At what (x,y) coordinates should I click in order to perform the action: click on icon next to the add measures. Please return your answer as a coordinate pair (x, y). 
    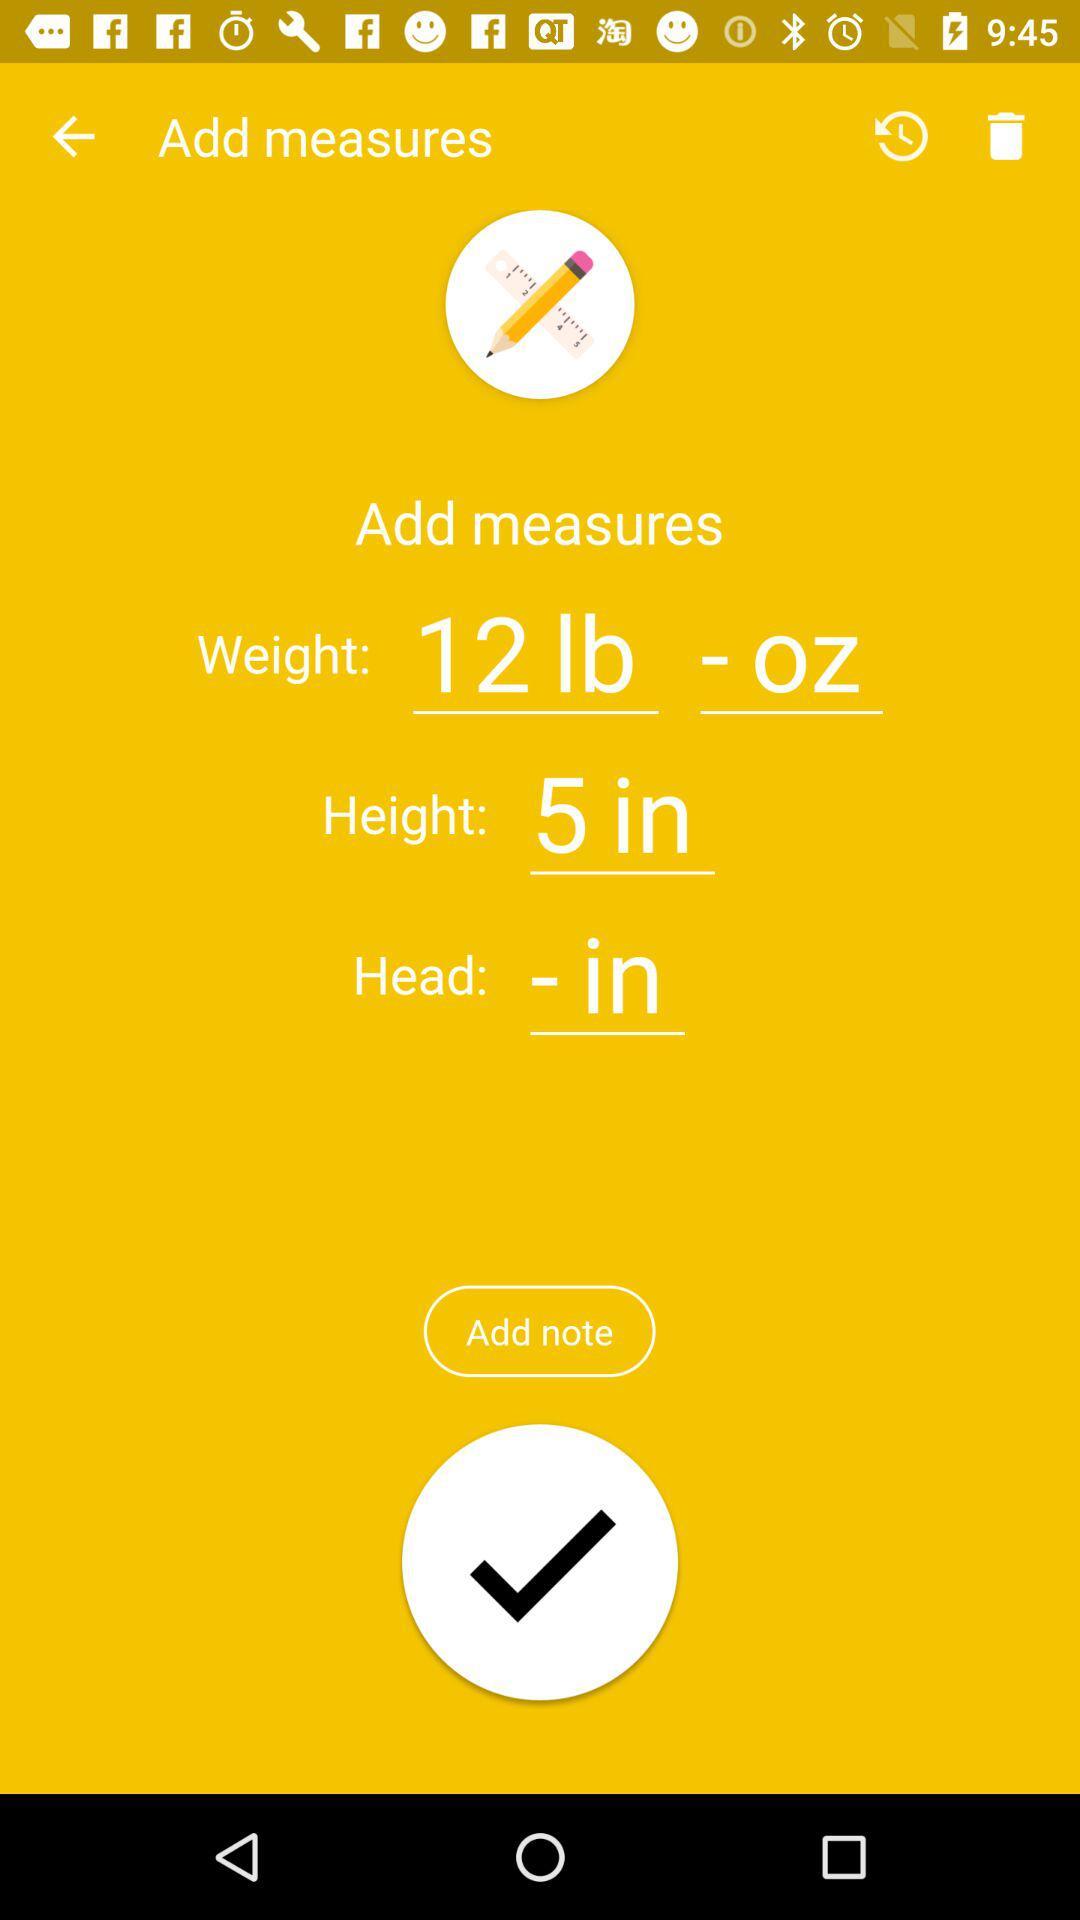
    Looking at the image, I should click on (72, 135).